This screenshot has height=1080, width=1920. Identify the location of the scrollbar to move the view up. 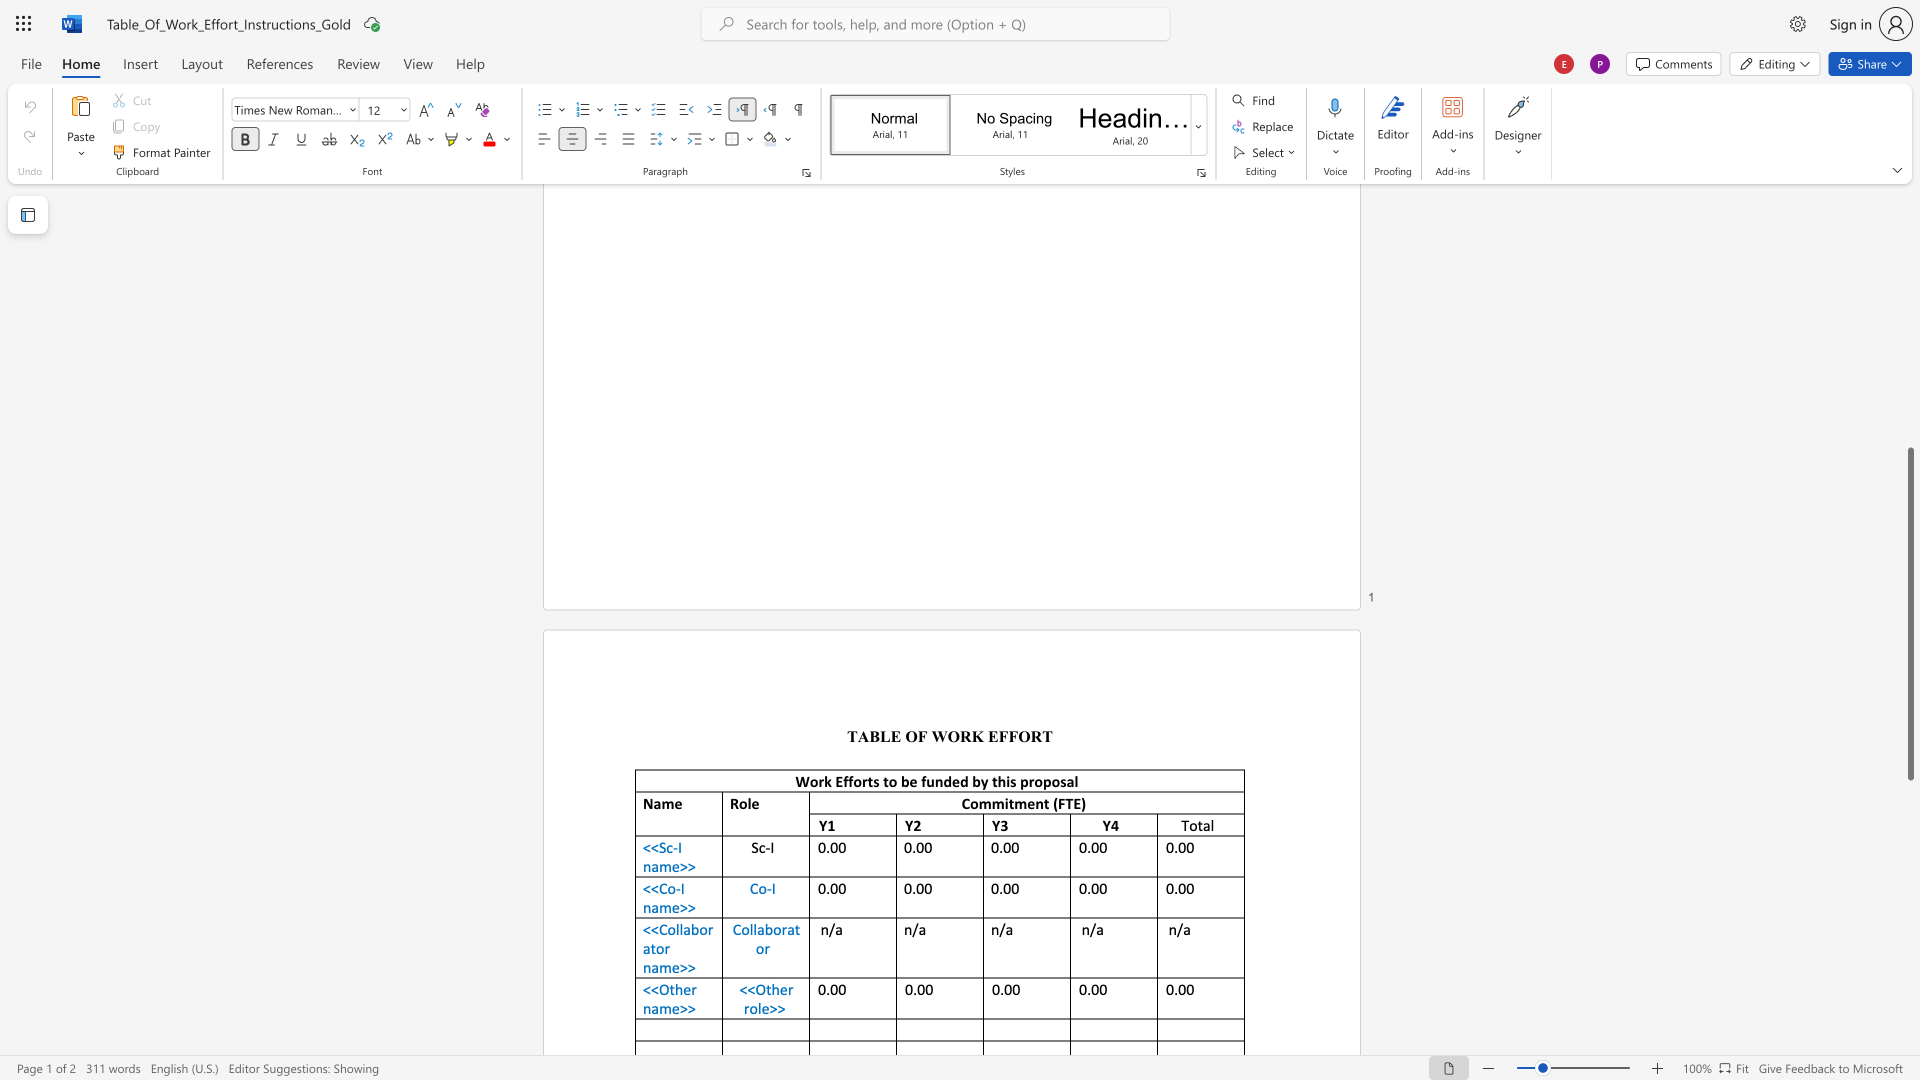
(1909, 358).